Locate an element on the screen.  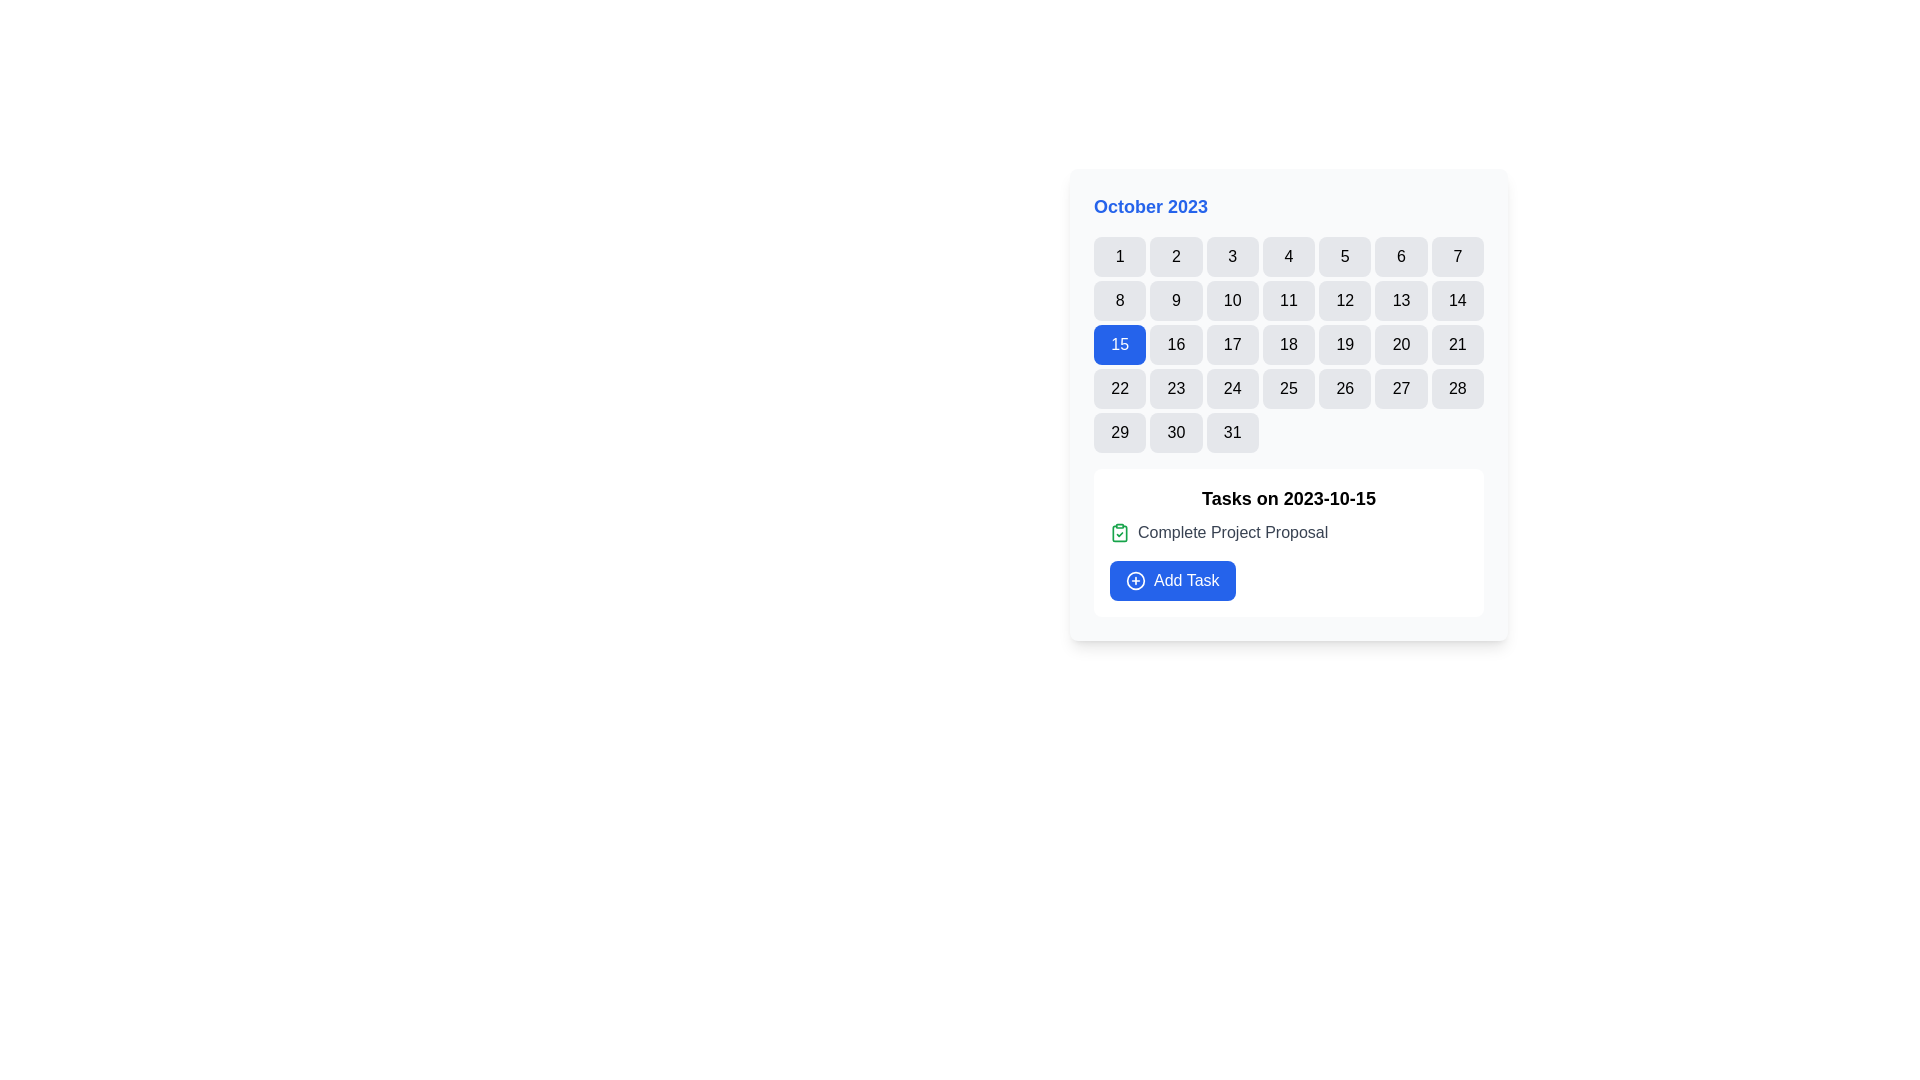
the square button with a light gray background displaying the number '3', located in the top row of the calendar grid is located at coordinates (1231, 256).